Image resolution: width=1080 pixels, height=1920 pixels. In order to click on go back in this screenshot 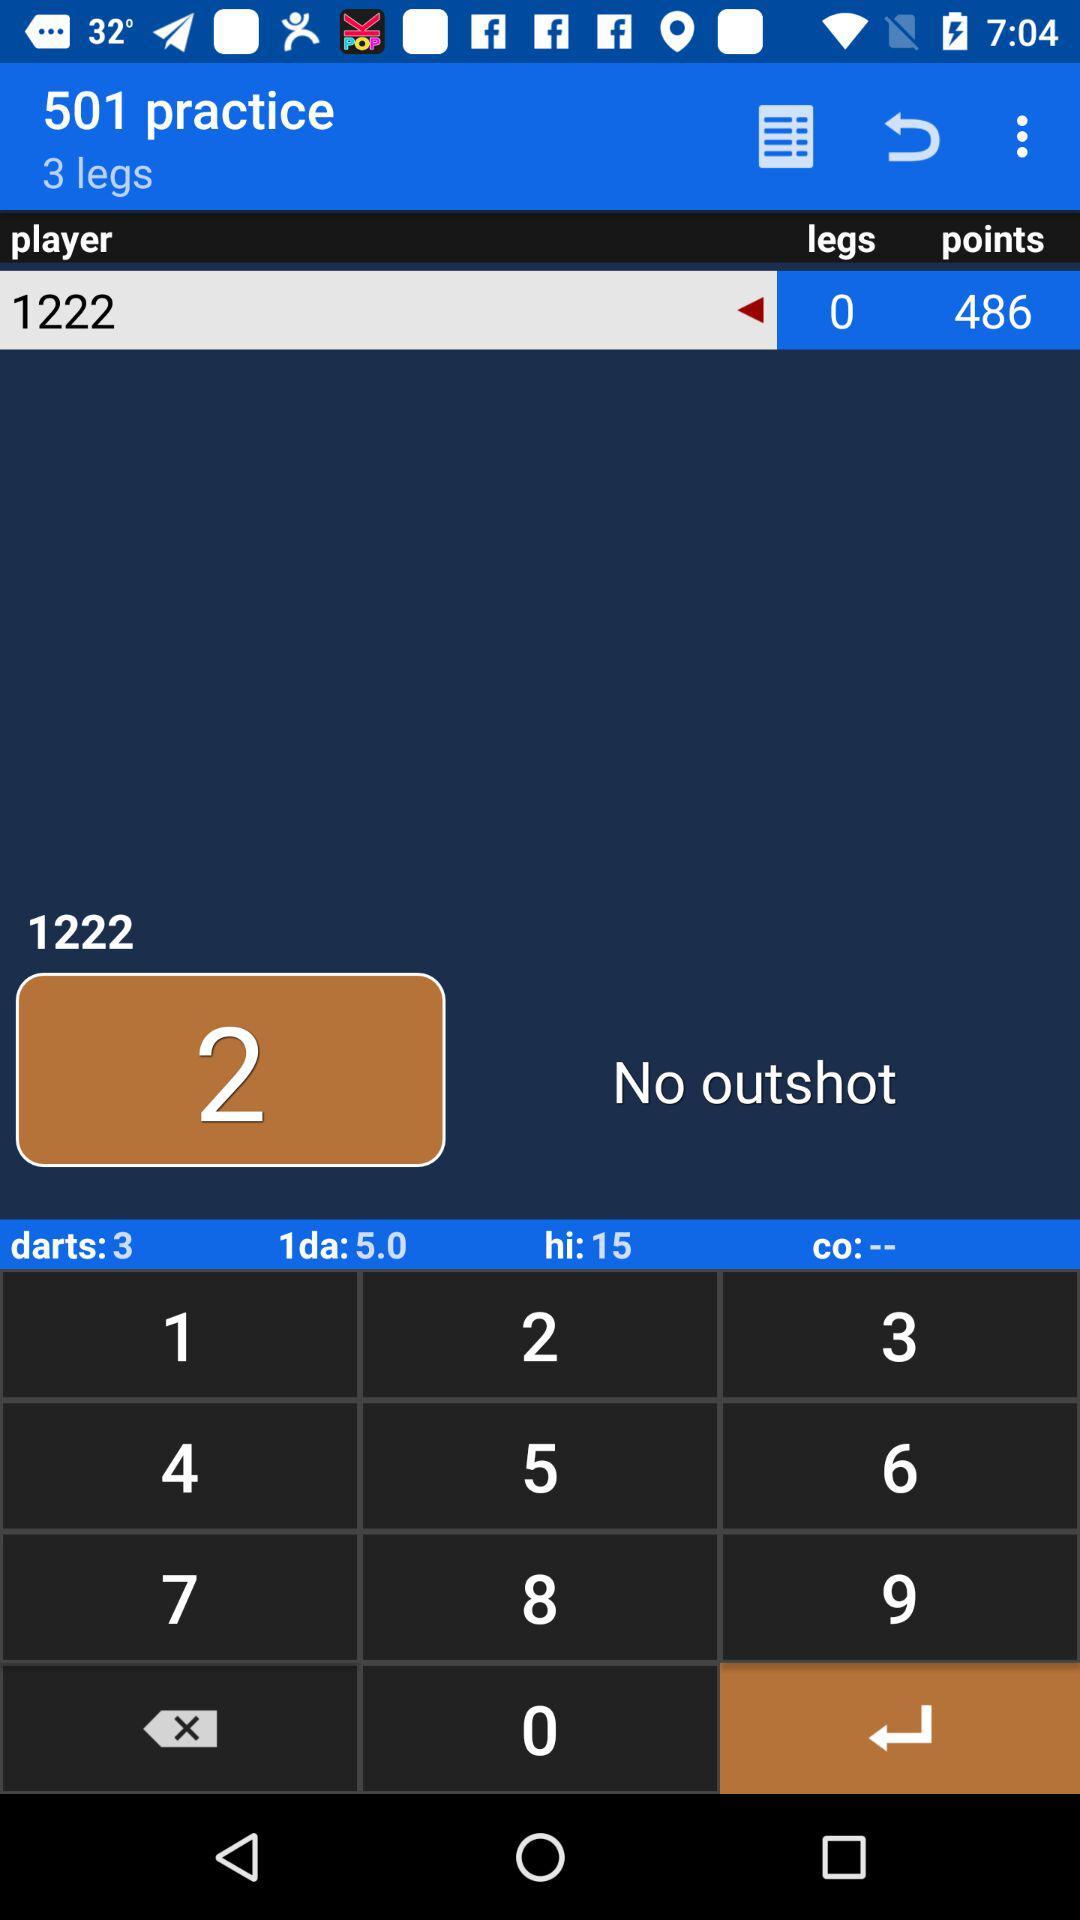, I will do `click(180, 1727)`.